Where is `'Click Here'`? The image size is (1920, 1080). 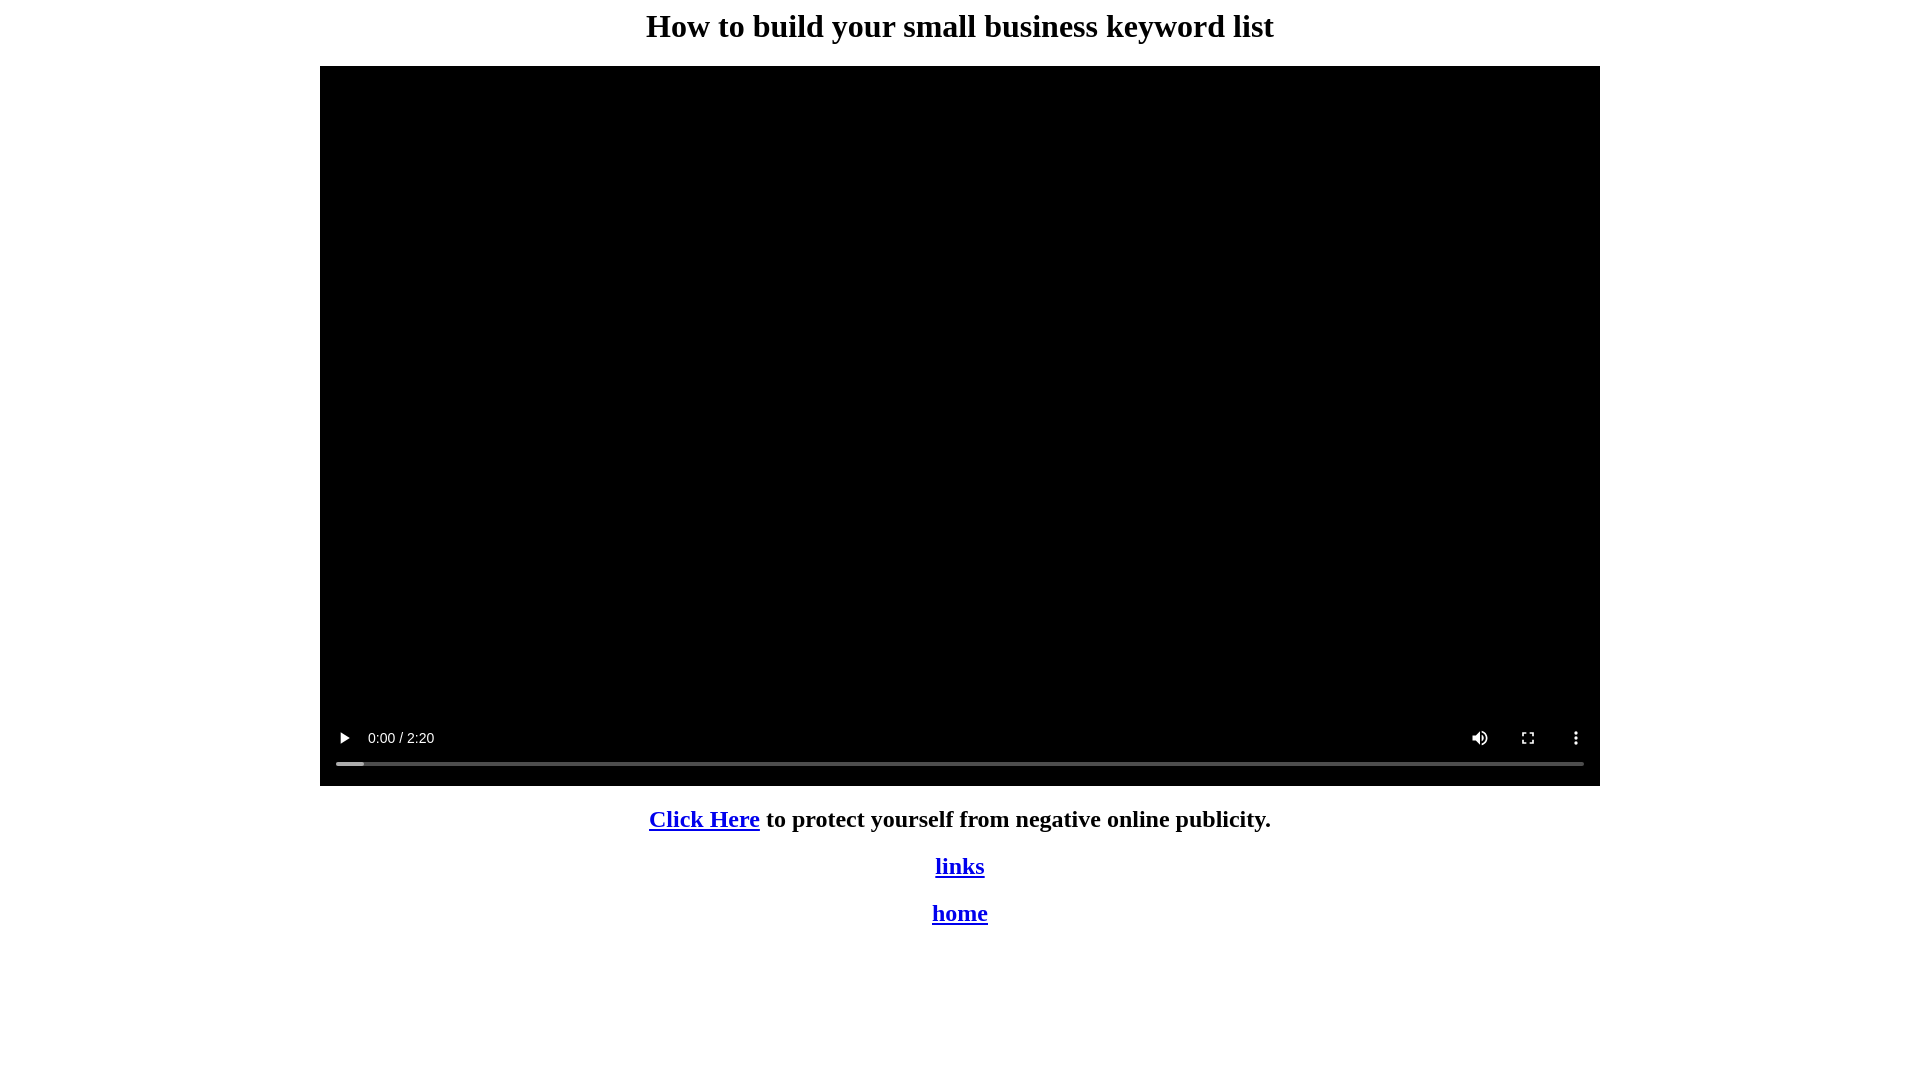 'Click Here' is located at coordinates (704, 818).